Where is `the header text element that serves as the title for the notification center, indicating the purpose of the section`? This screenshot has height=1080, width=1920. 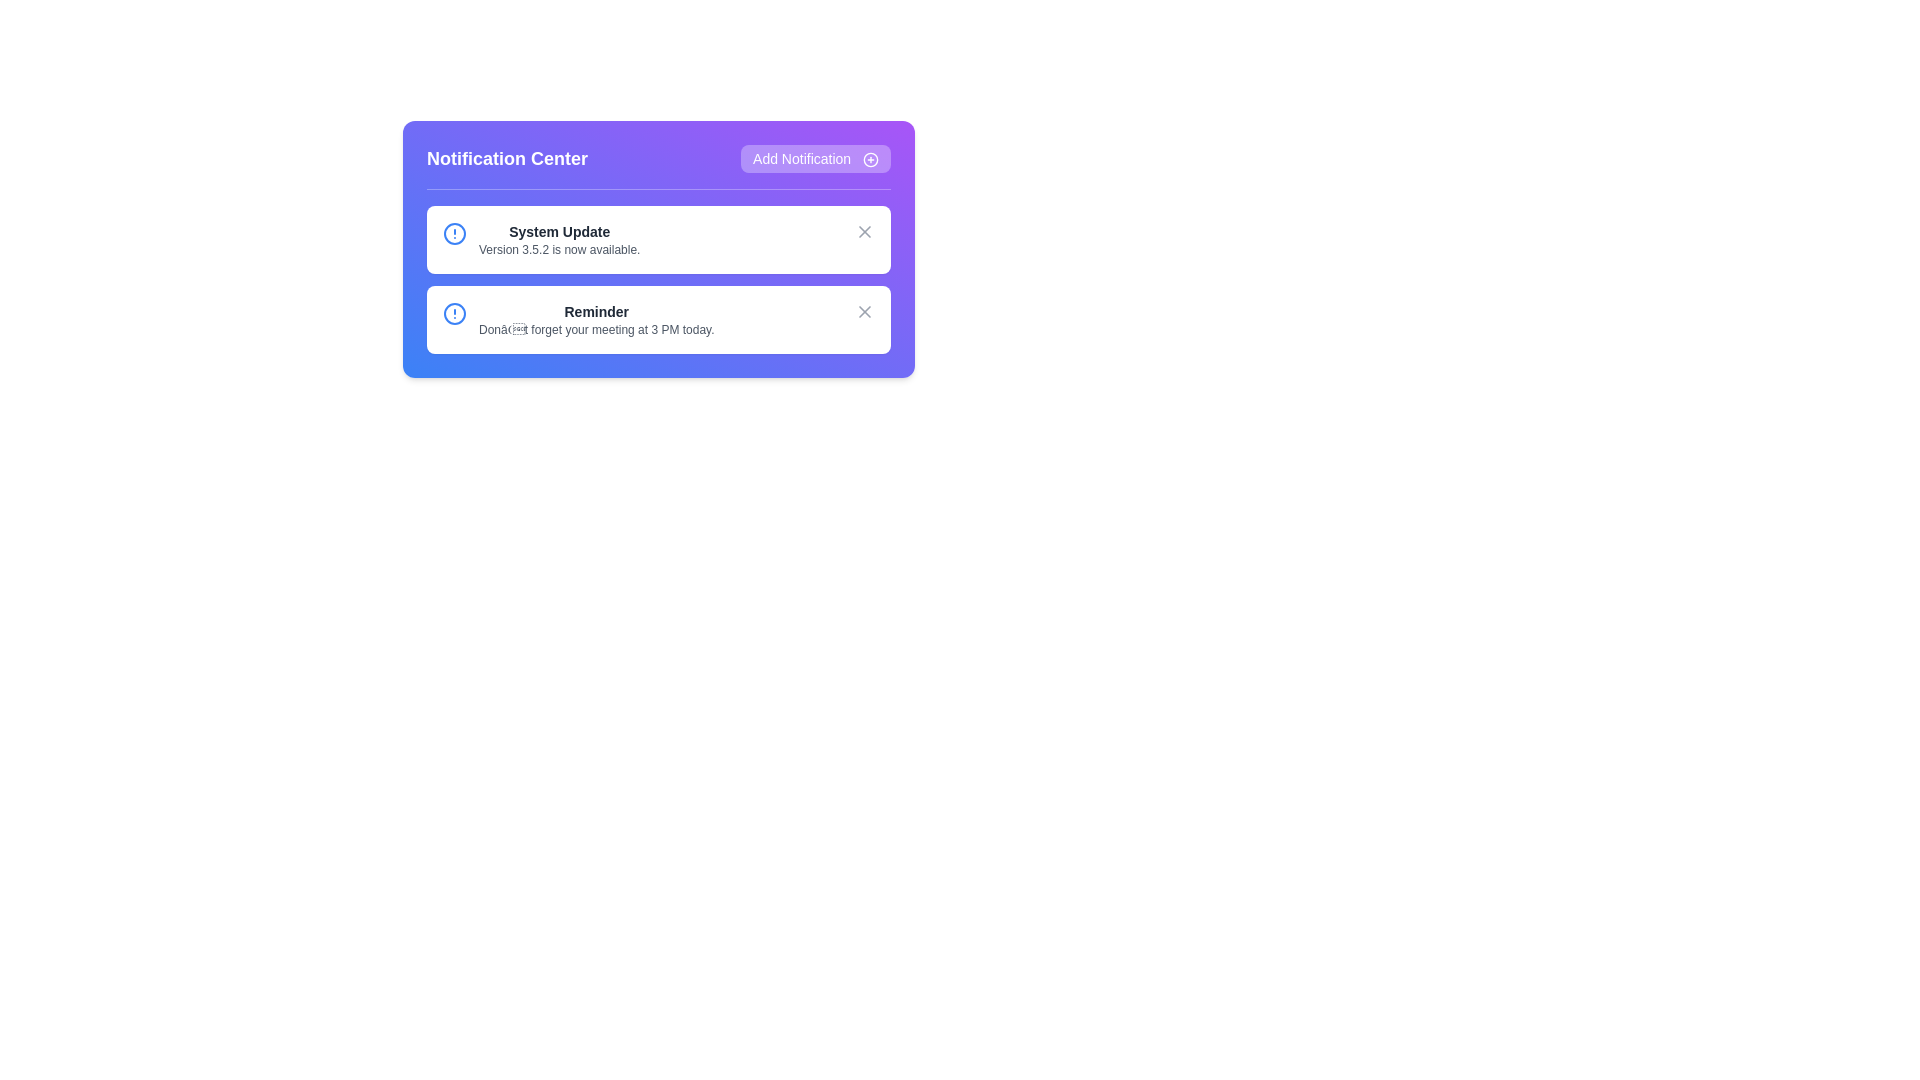 the header text element that serves as the title for the notification center, indicating the purpose of the section is located at coordinates (507, 157).